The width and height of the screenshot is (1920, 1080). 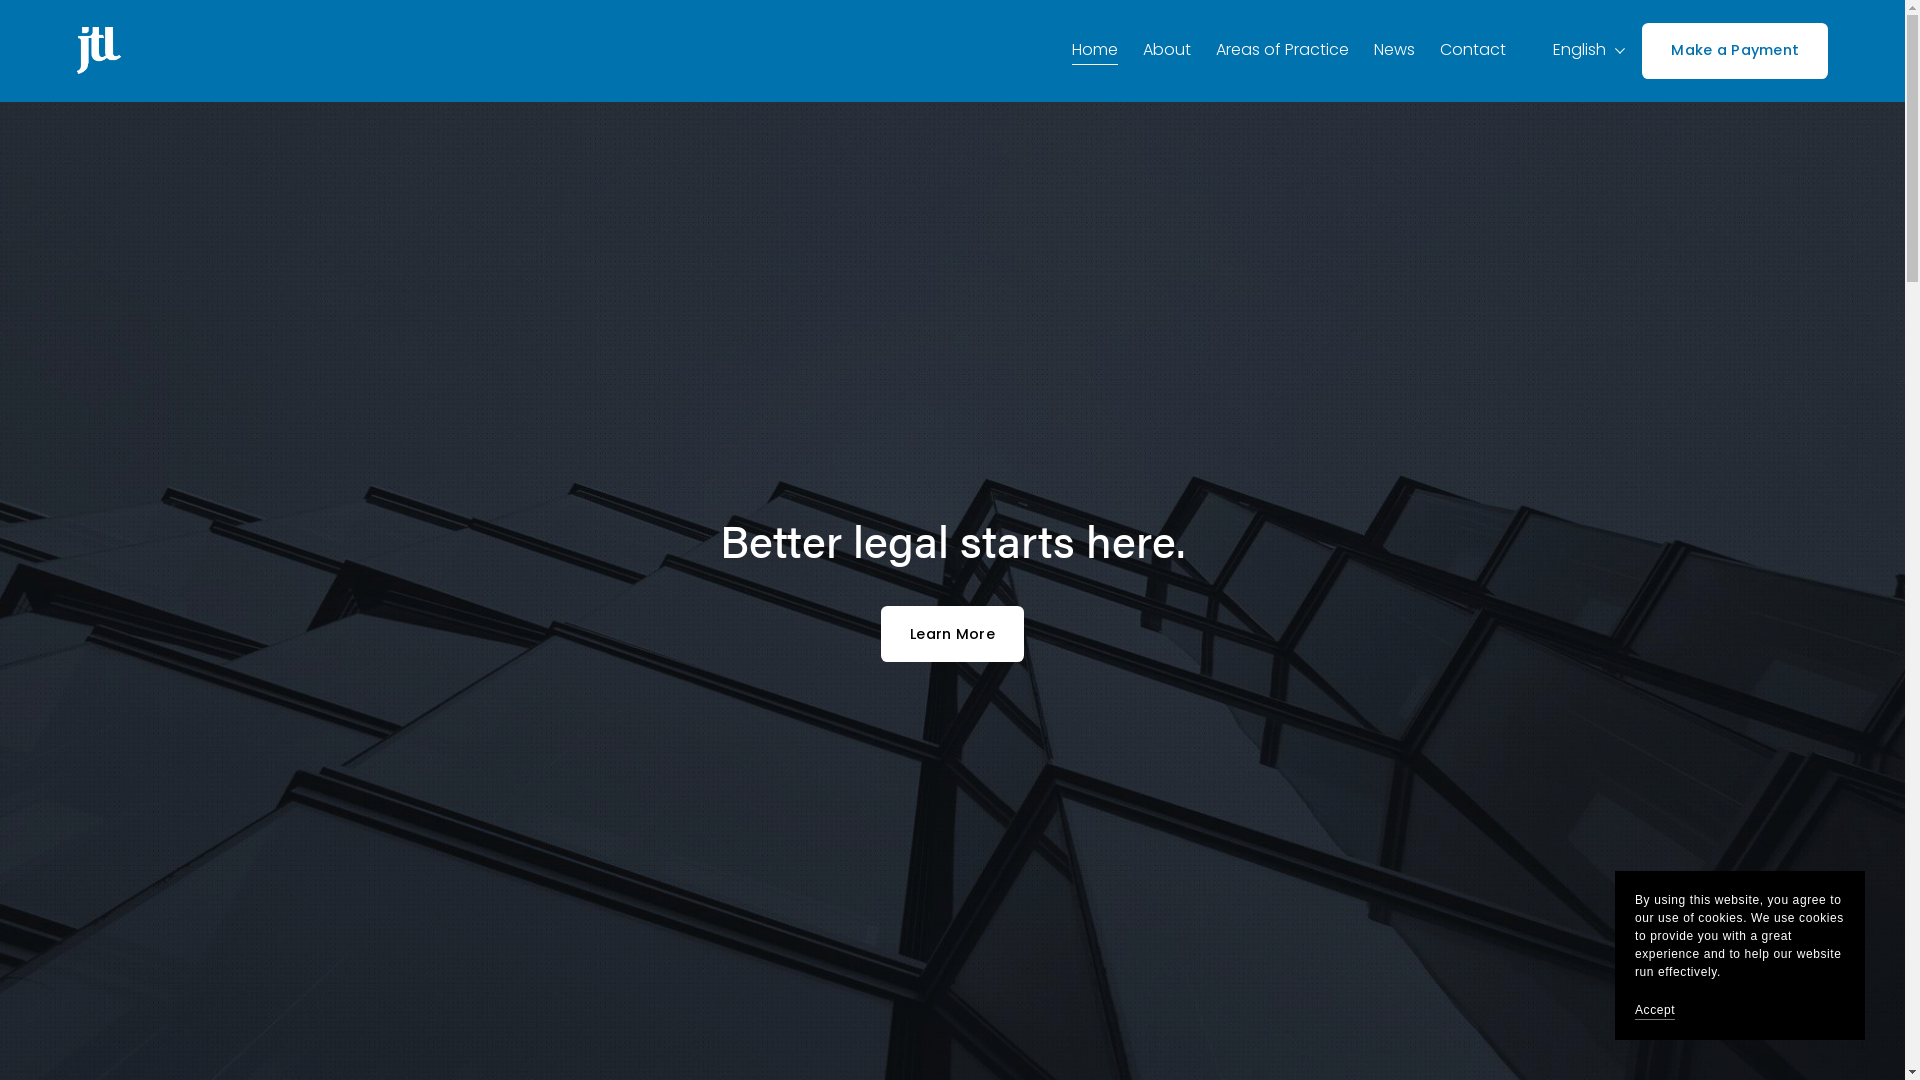 I want to click on 'Contact', so click(x=1473, y=49).